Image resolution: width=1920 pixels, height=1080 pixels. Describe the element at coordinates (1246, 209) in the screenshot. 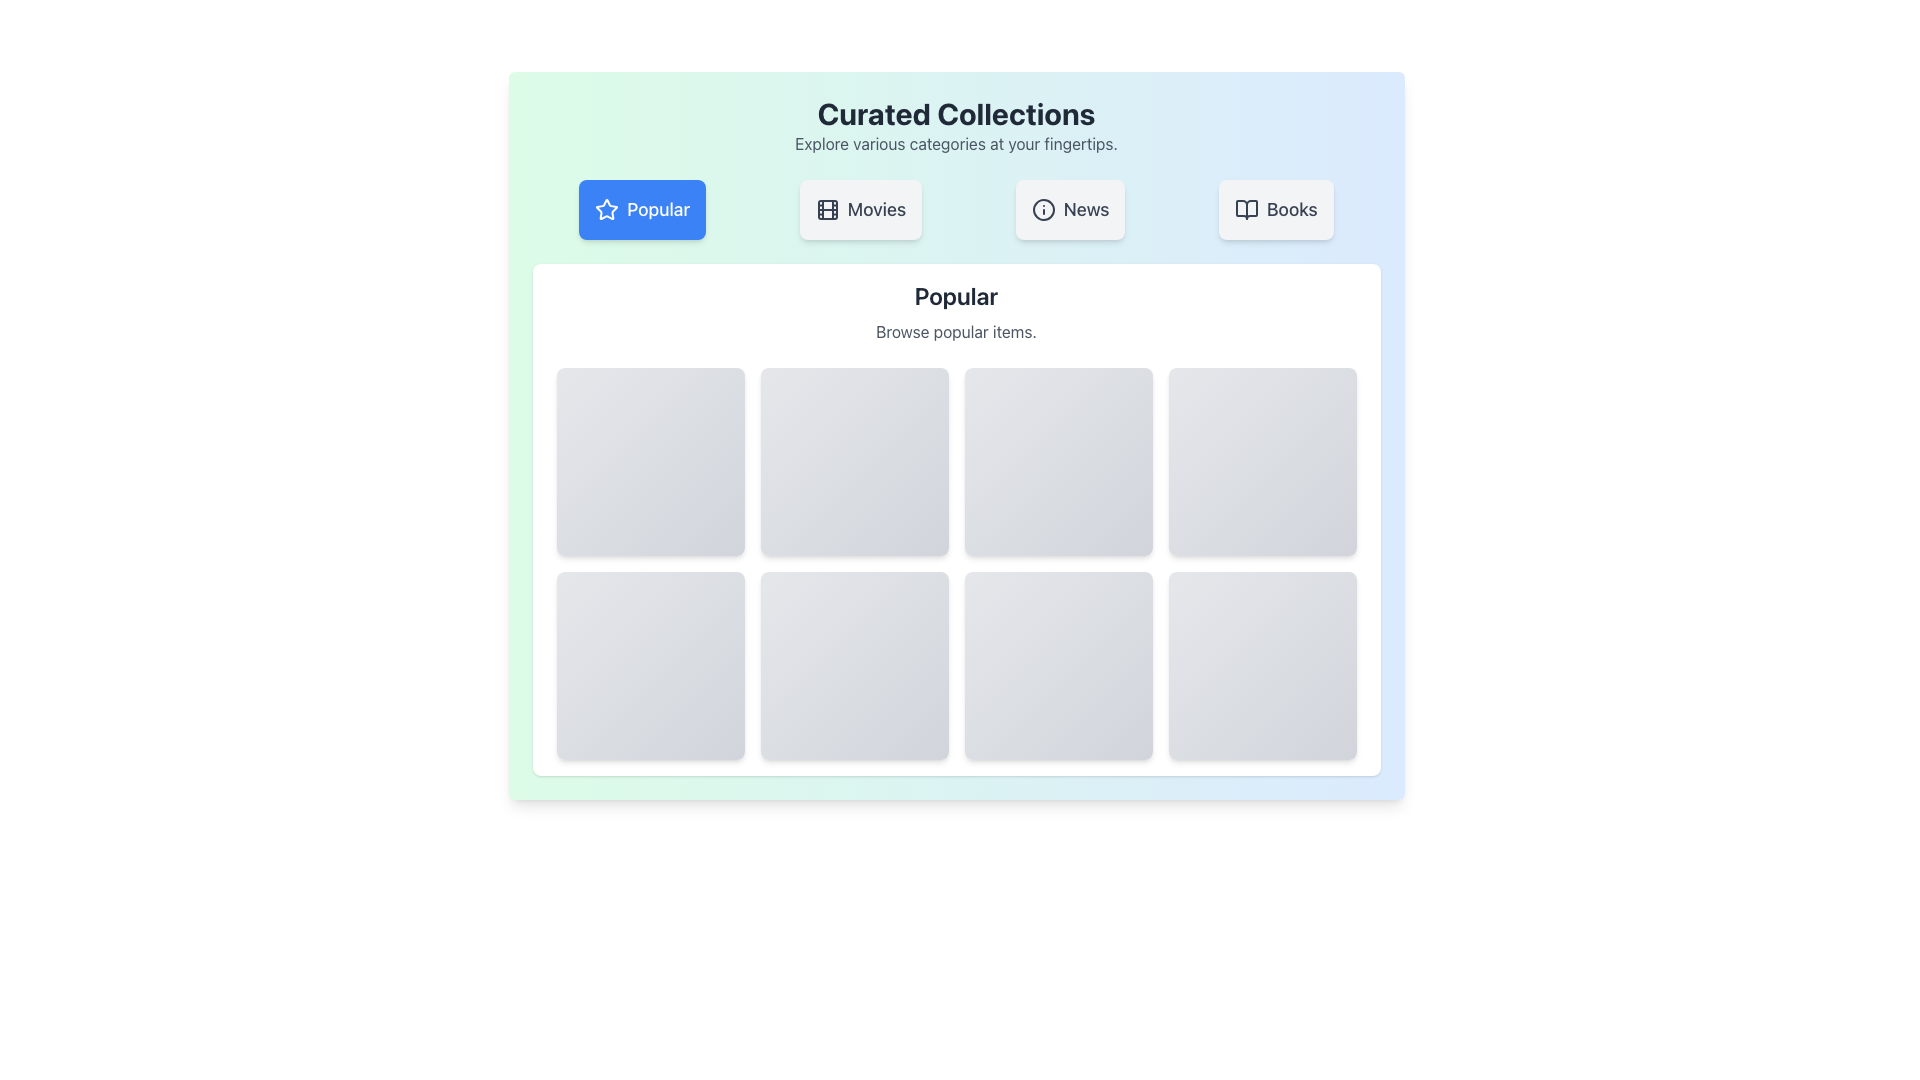

I see `the 'Books' category icon located at the top-right corner of the header section` at that location.